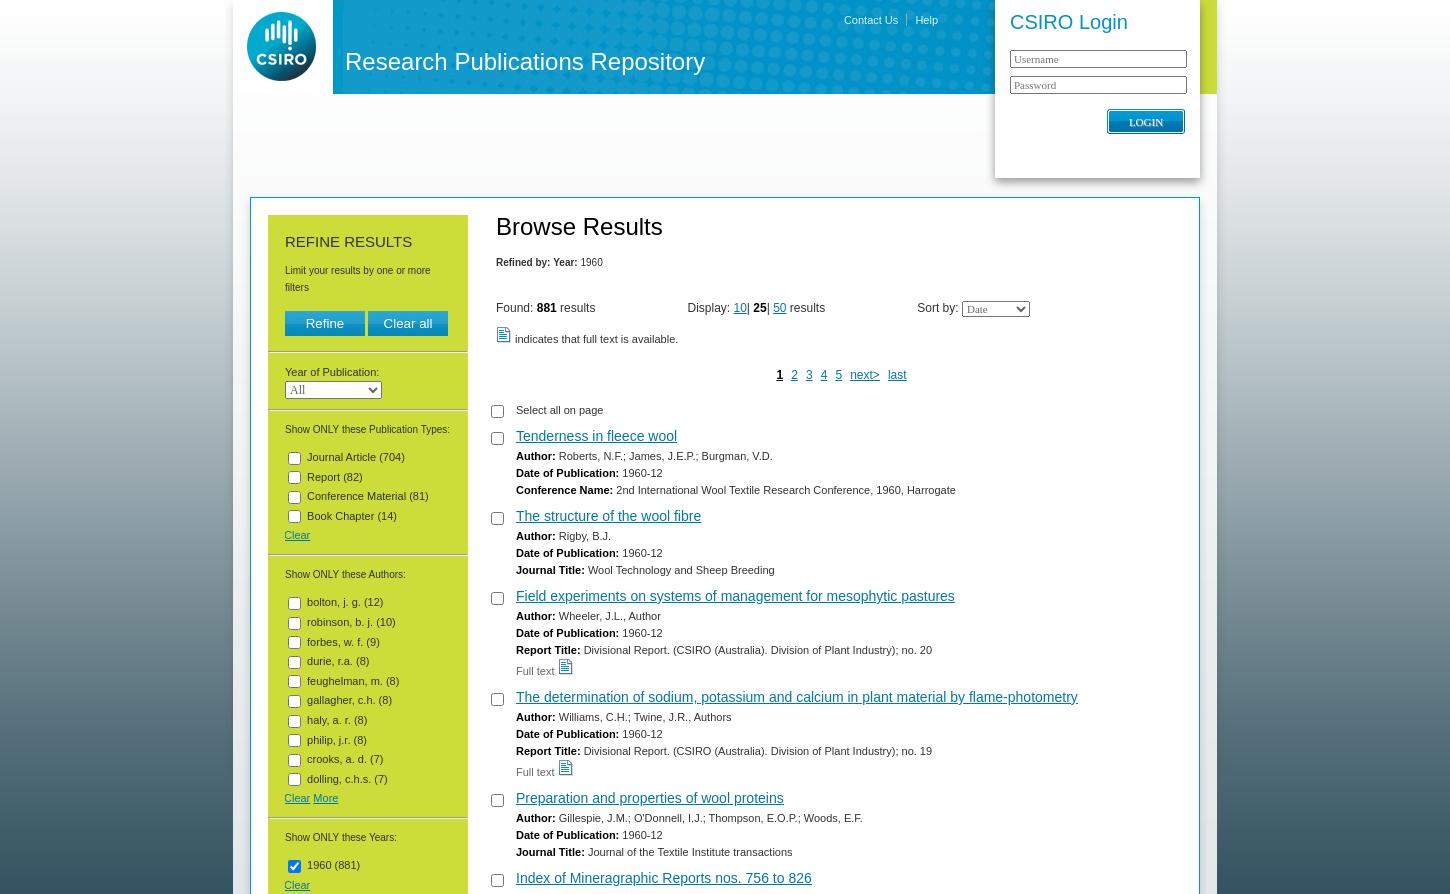 Image resolution: width=1450 pixels, height=894 pixels. Describe the element at coordinates (343, 640) in the screenshot. I see `'forbes, w. f. (9)'` at that location.